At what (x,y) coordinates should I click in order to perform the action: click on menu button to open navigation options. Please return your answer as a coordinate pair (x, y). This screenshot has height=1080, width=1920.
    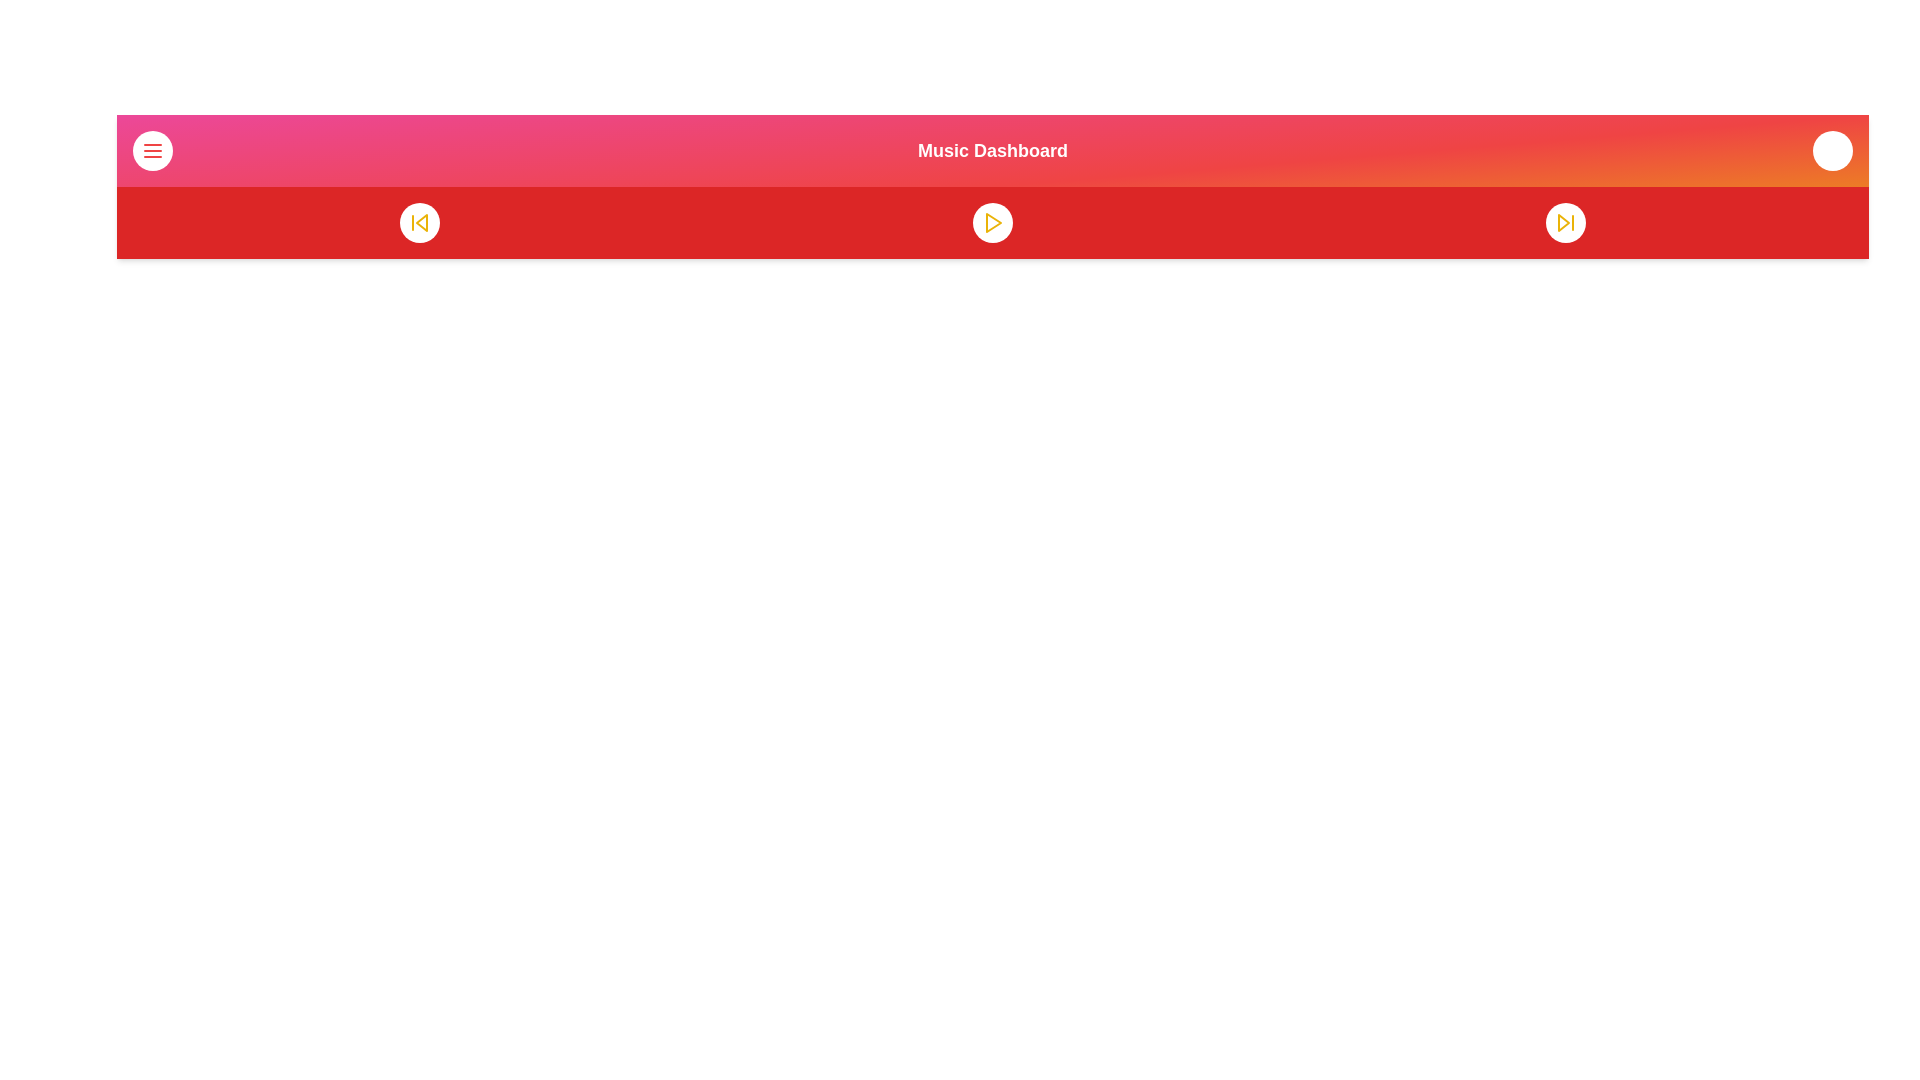
    Looking at the image, I should click on (152, 149).